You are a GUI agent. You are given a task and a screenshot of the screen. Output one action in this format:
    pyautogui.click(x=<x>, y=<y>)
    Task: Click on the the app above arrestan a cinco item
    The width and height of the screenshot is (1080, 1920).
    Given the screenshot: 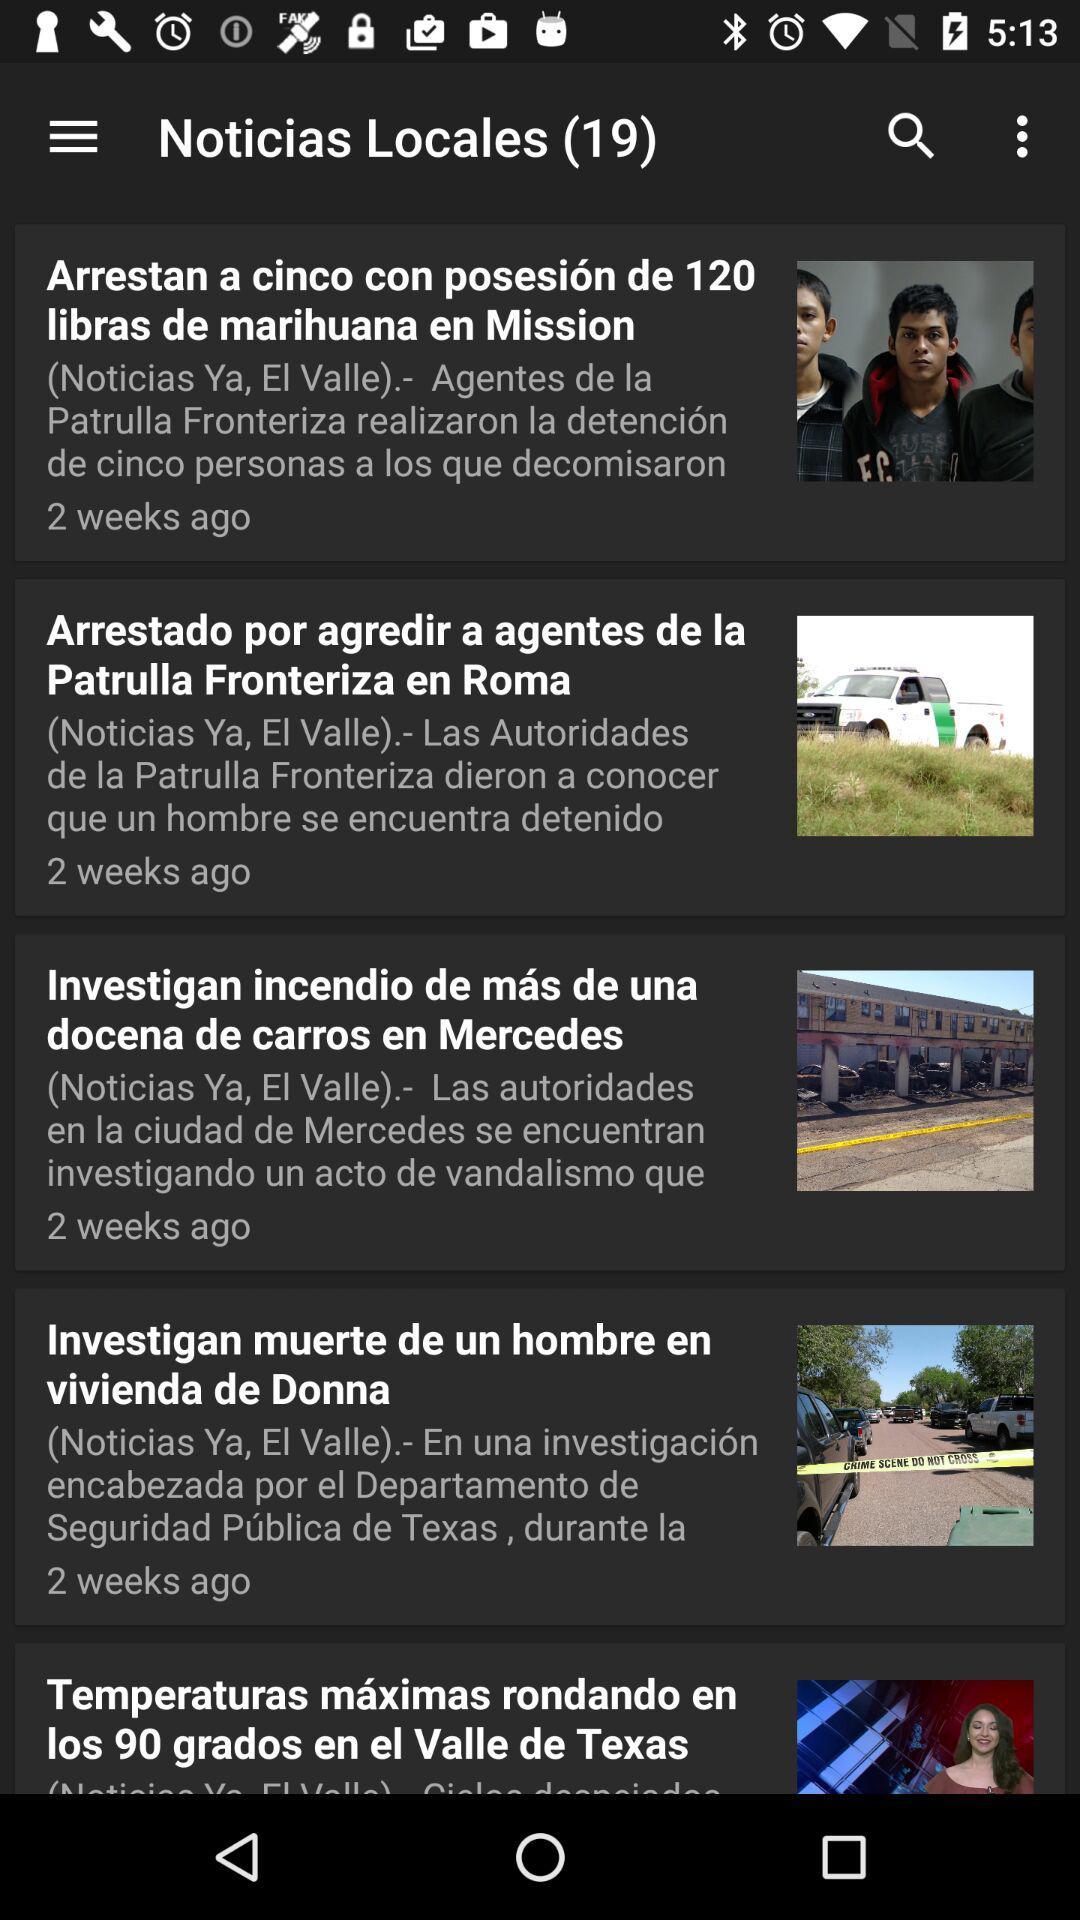 What is the action you would take?
    pyautogui.click(x=540, y=138)
    